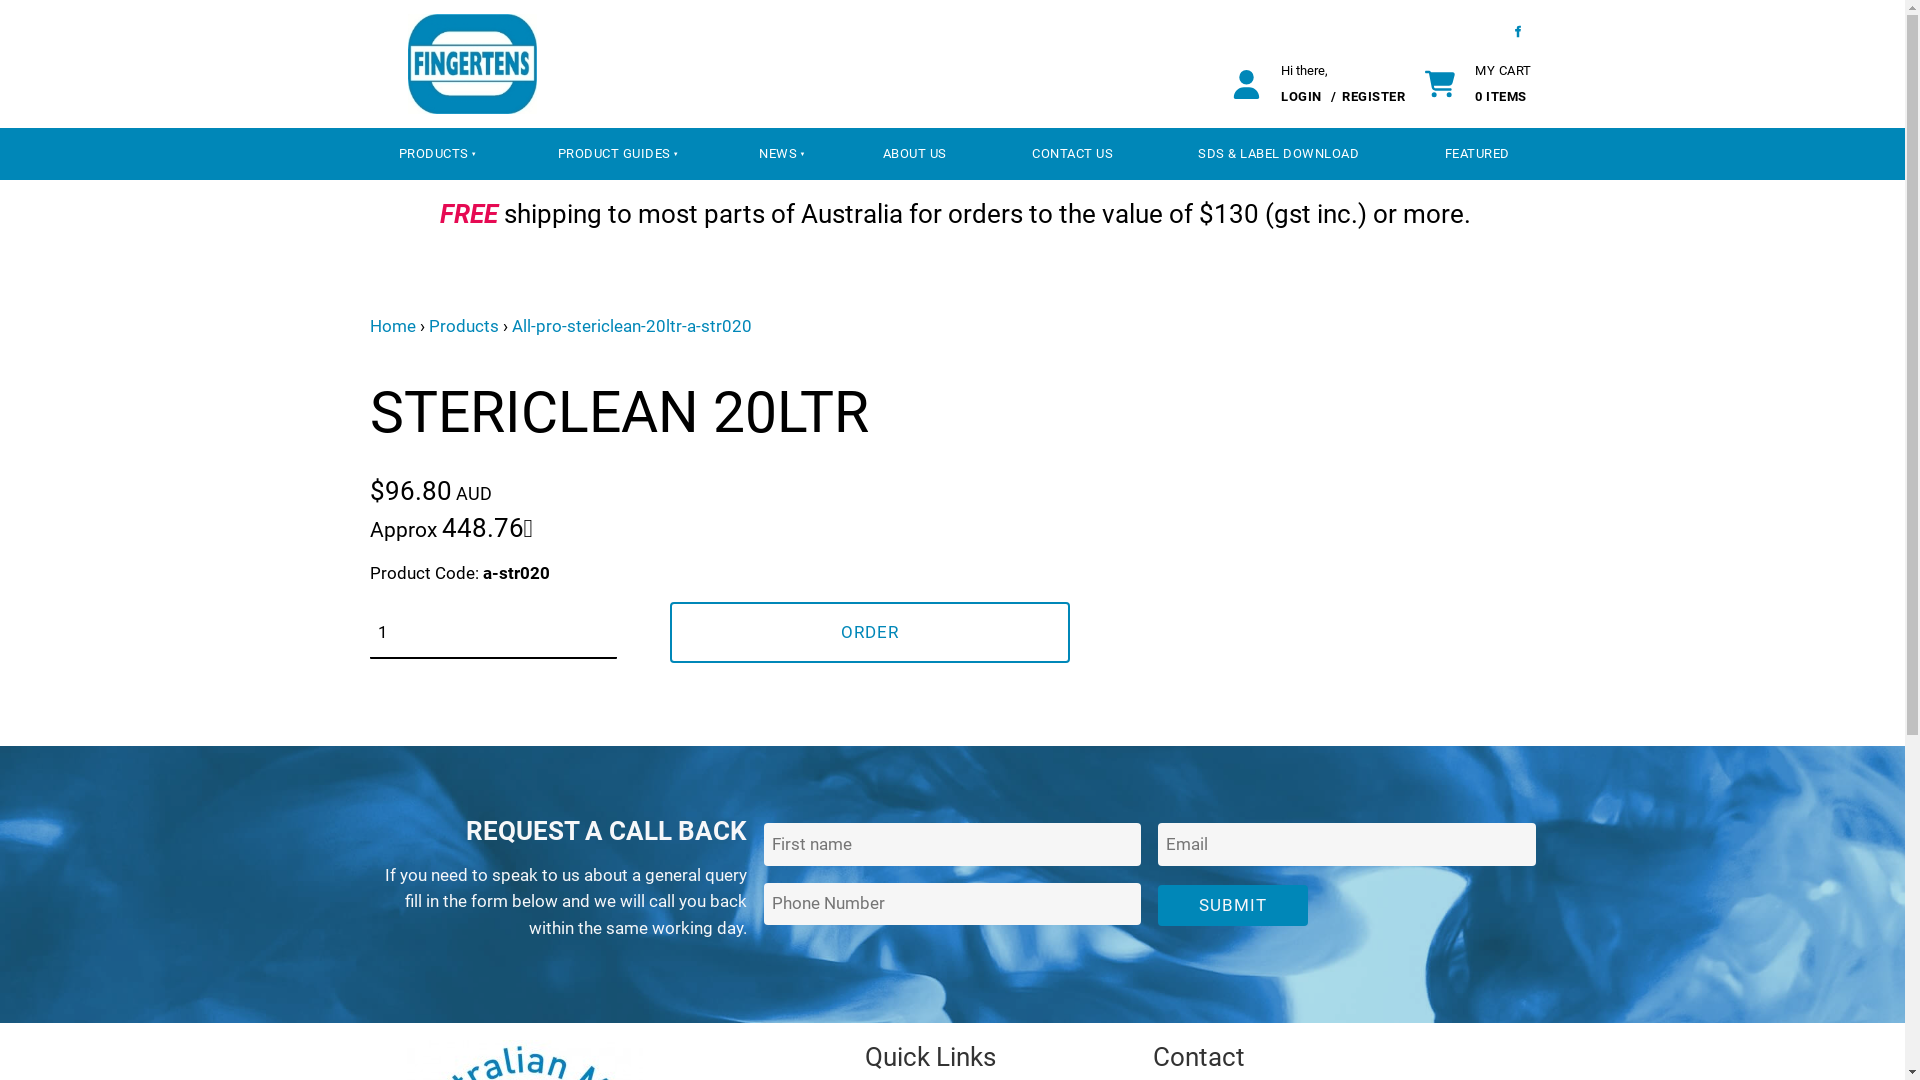  What do you see at coordinates (1503, 83) in the screenshot?
I see `'MY CART` at bounding box center [1503, 83].